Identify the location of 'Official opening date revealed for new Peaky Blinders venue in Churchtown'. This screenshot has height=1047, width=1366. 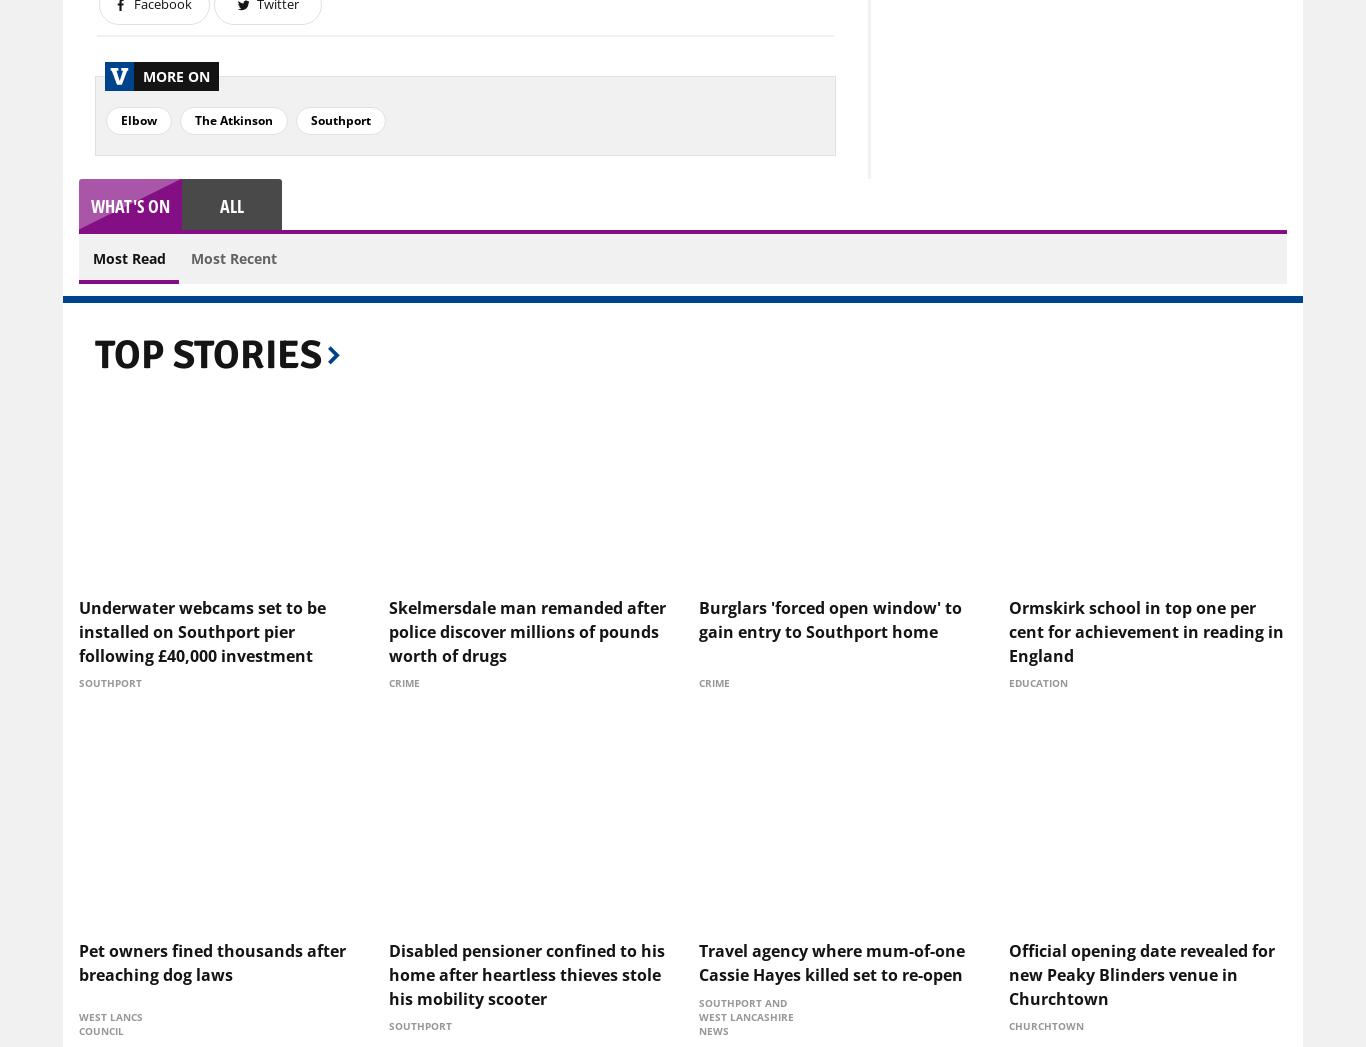
(1141, 973).